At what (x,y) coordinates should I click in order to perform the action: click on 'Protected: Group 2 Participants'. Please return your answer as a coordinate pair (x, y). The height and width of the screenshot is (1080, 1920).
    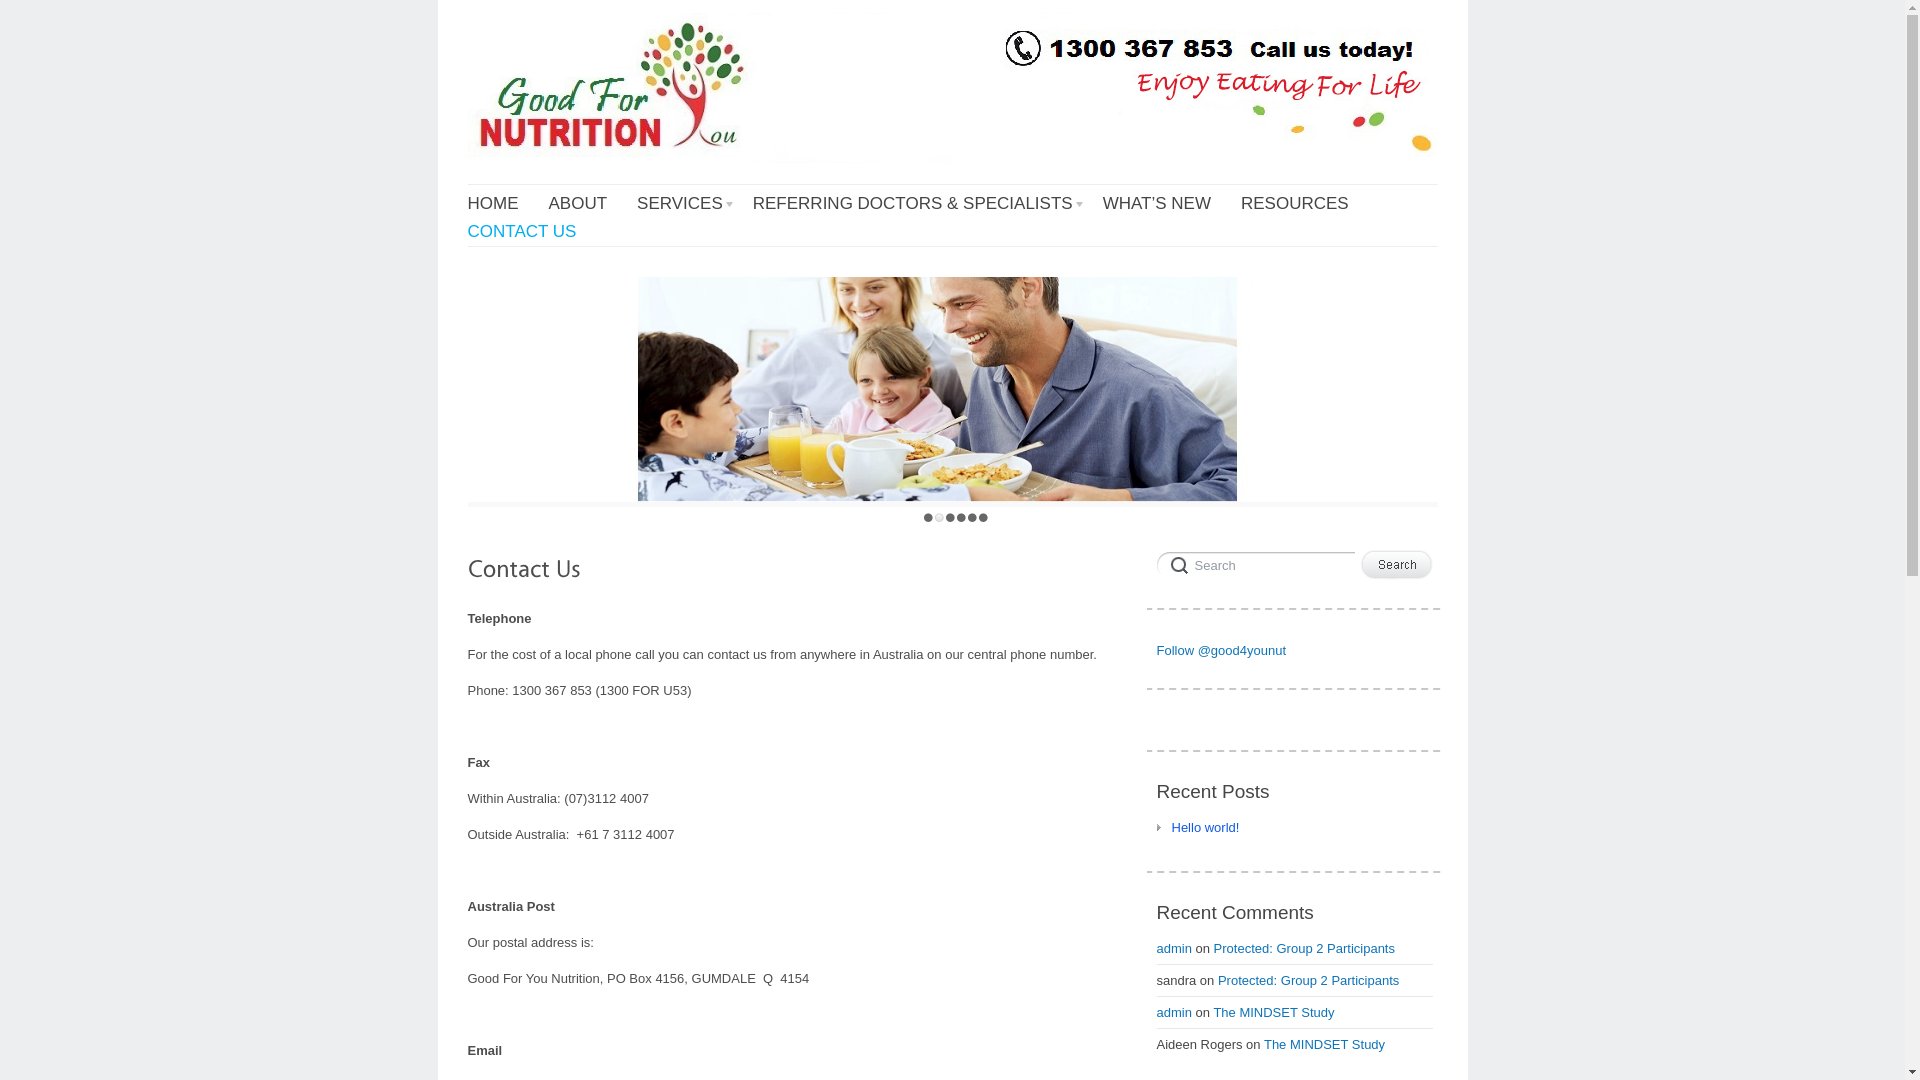
    Looking at the image, I should click on (1308, 979).